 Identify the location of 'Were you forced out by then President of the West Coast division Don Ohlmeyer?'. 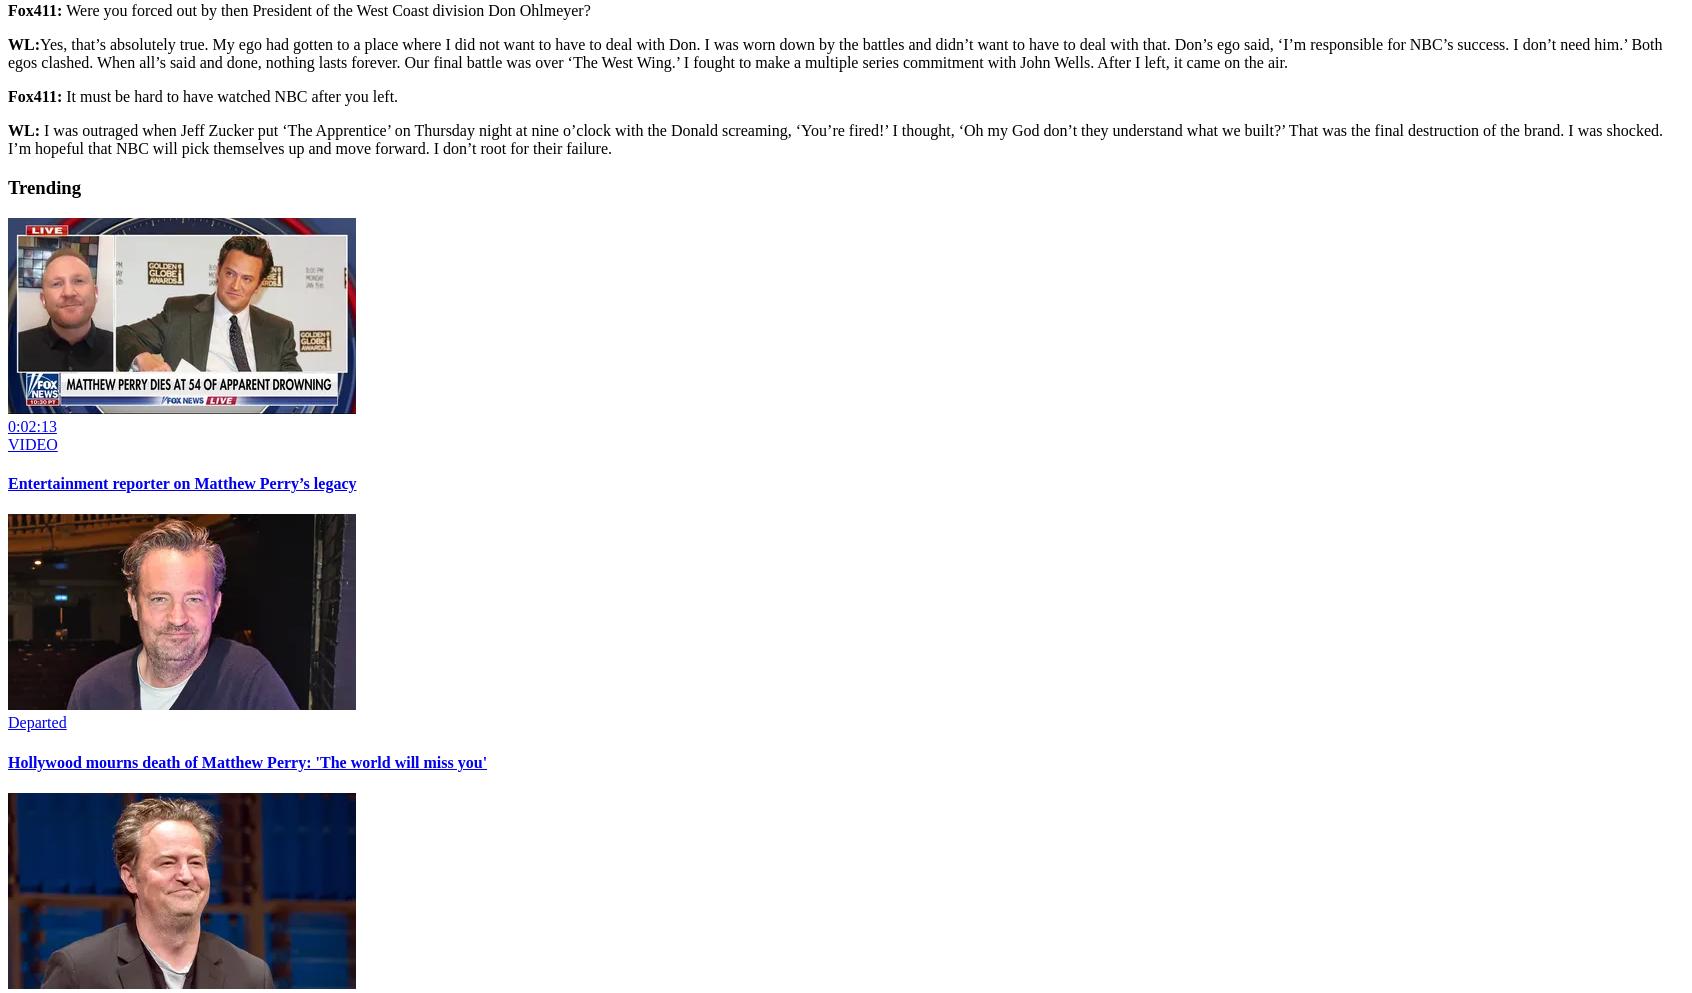
(327, 9).